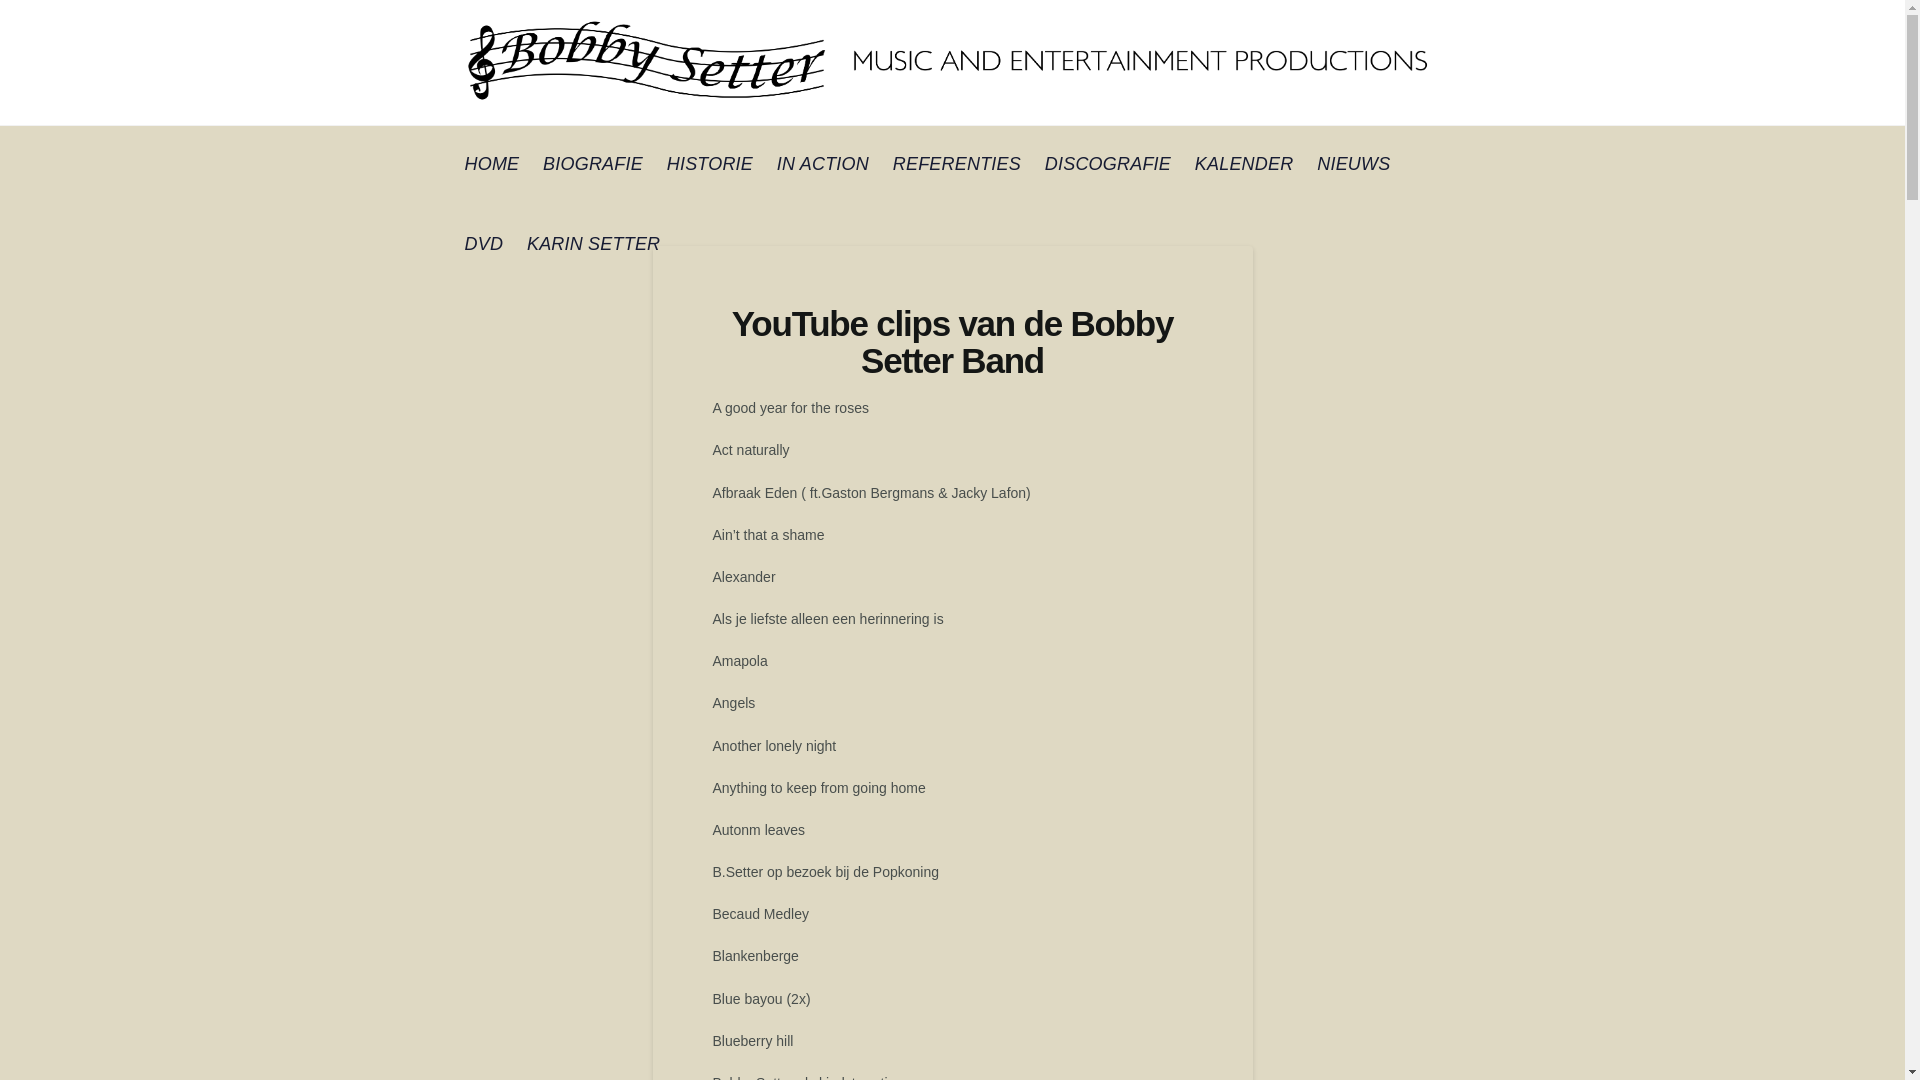 This screenshot has width=1920, height=1080. What do you see at coordinates (1242, 164) in the screenshot?
I see `'KALENDER'` at bounding box center [1242, 164].